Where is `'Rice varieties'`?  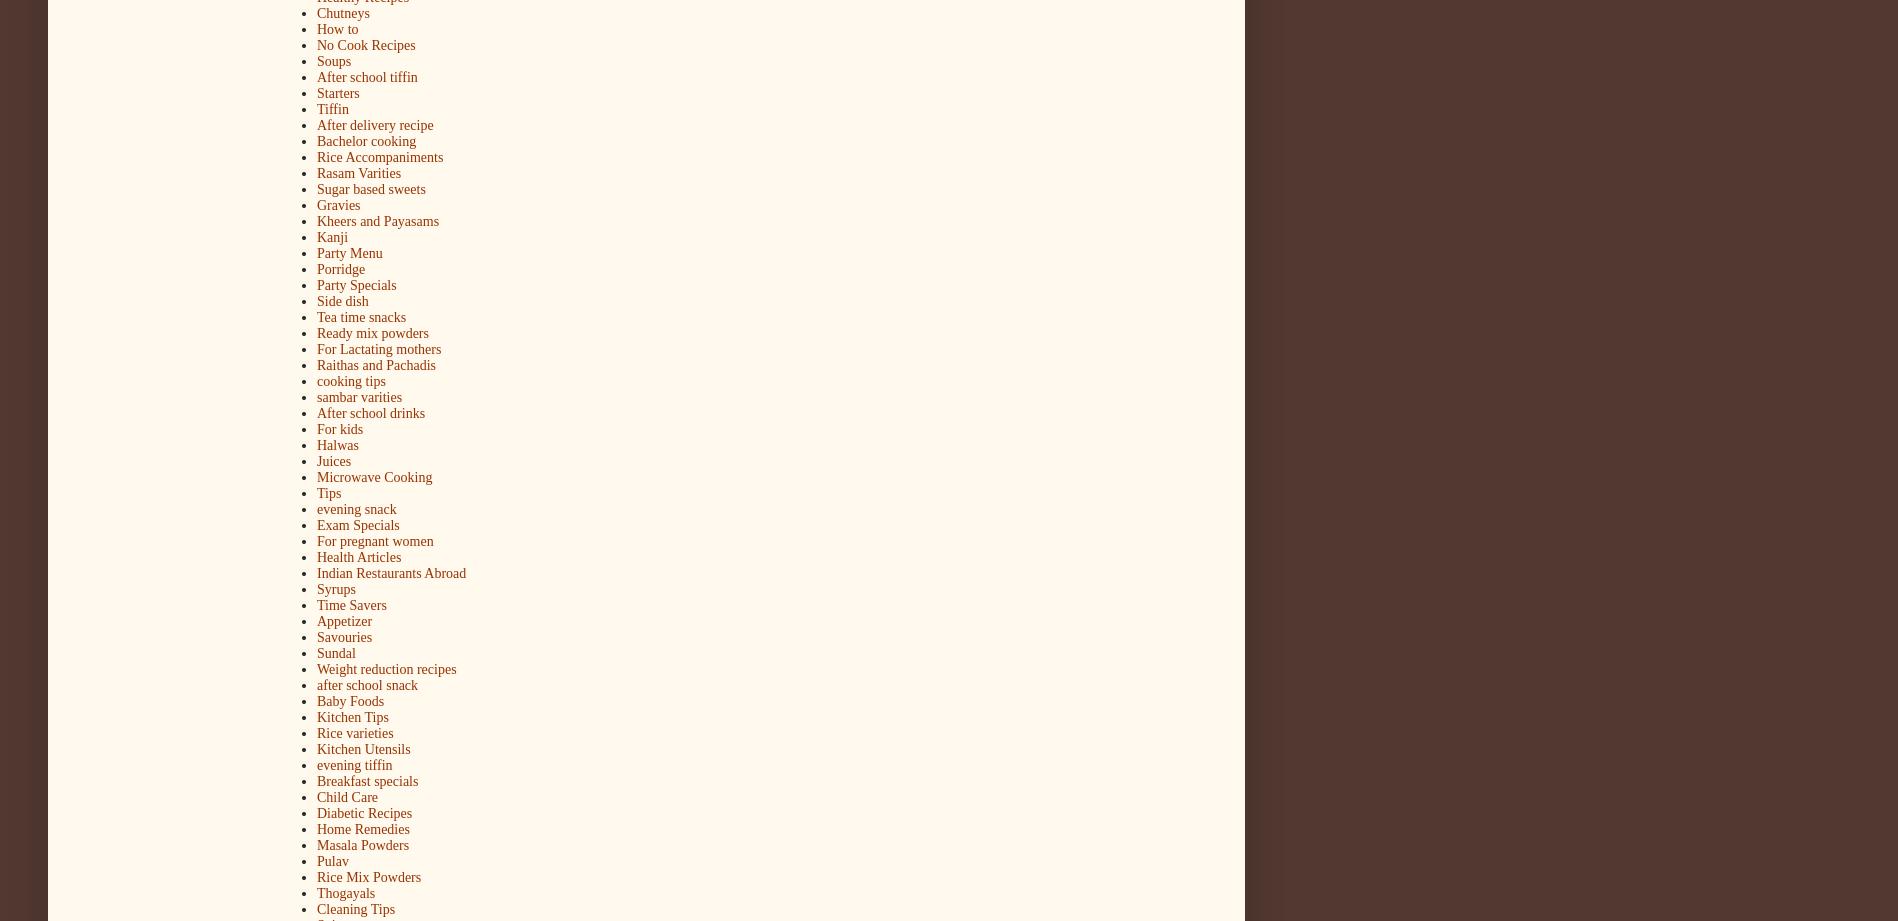
'Rice varieties' is located at coordinates (354, 733).